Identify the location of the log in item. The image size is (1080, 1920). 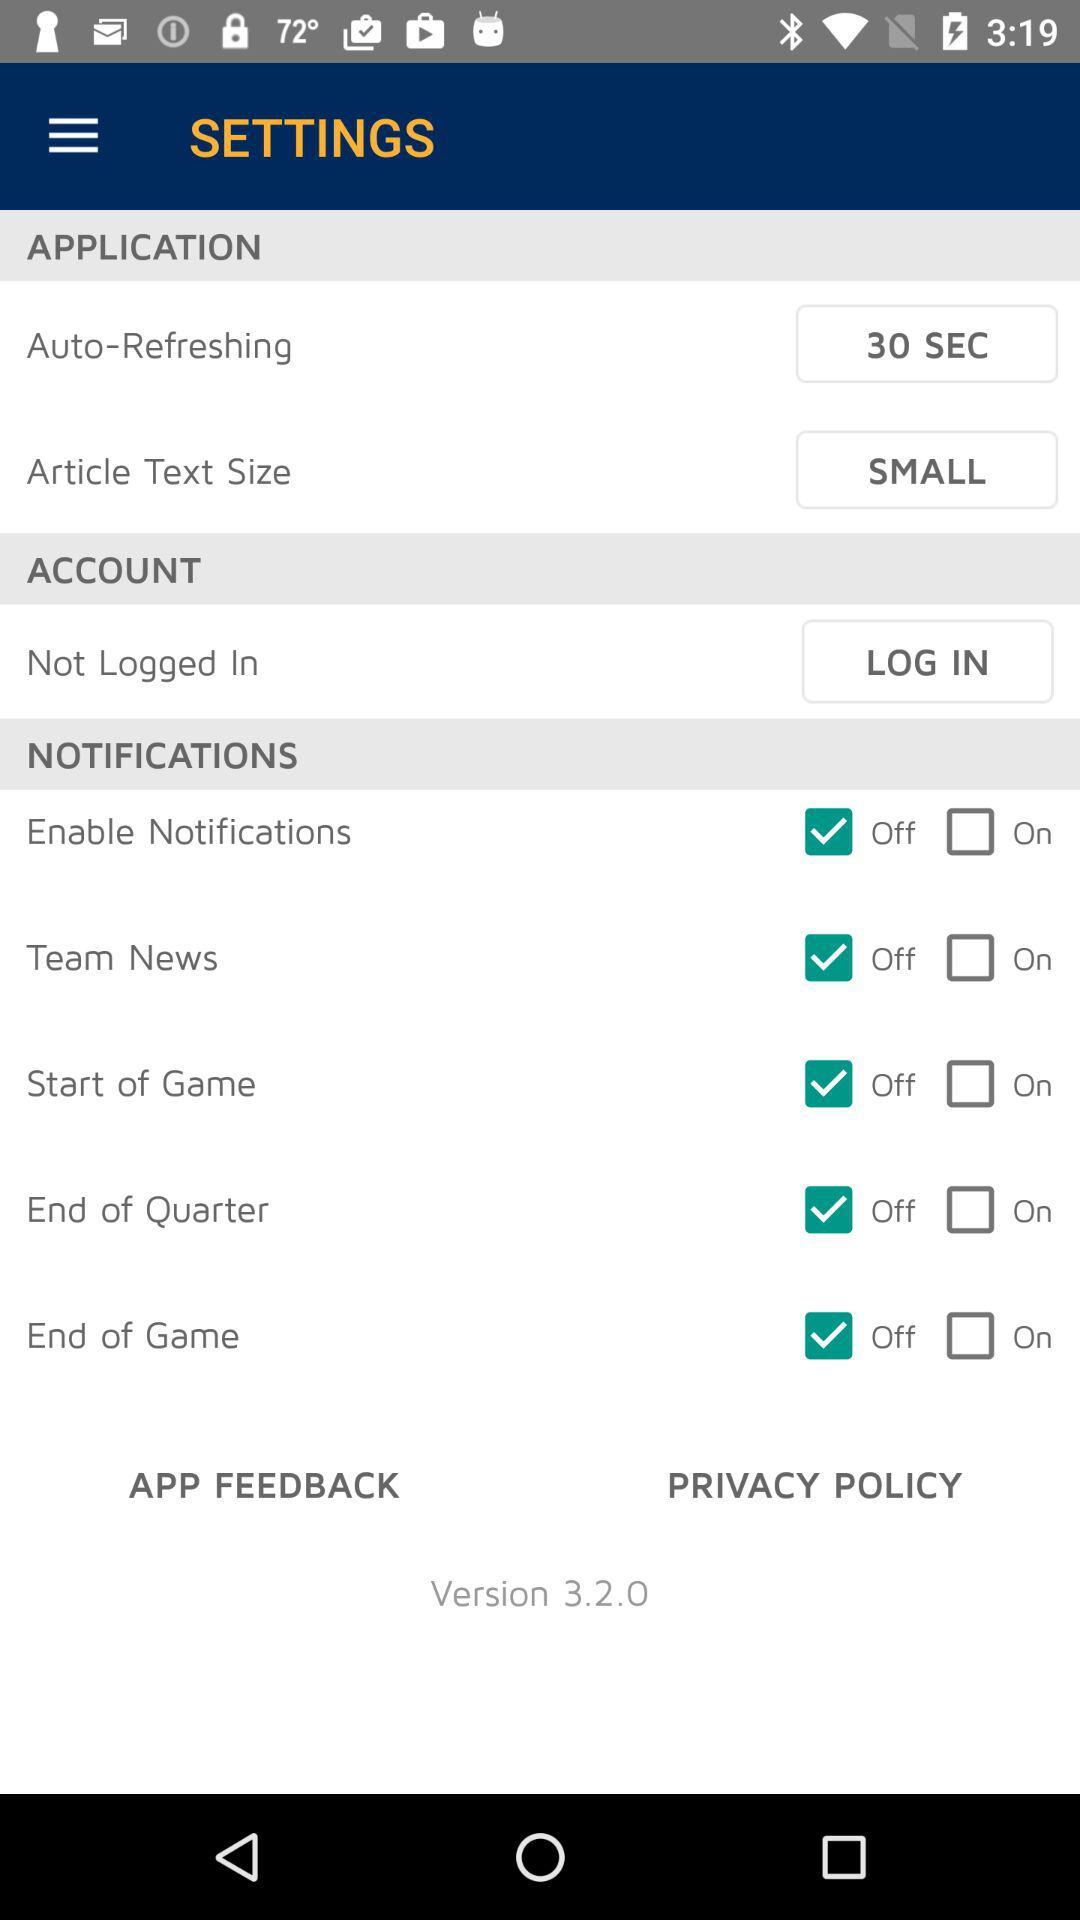
(927, 661).